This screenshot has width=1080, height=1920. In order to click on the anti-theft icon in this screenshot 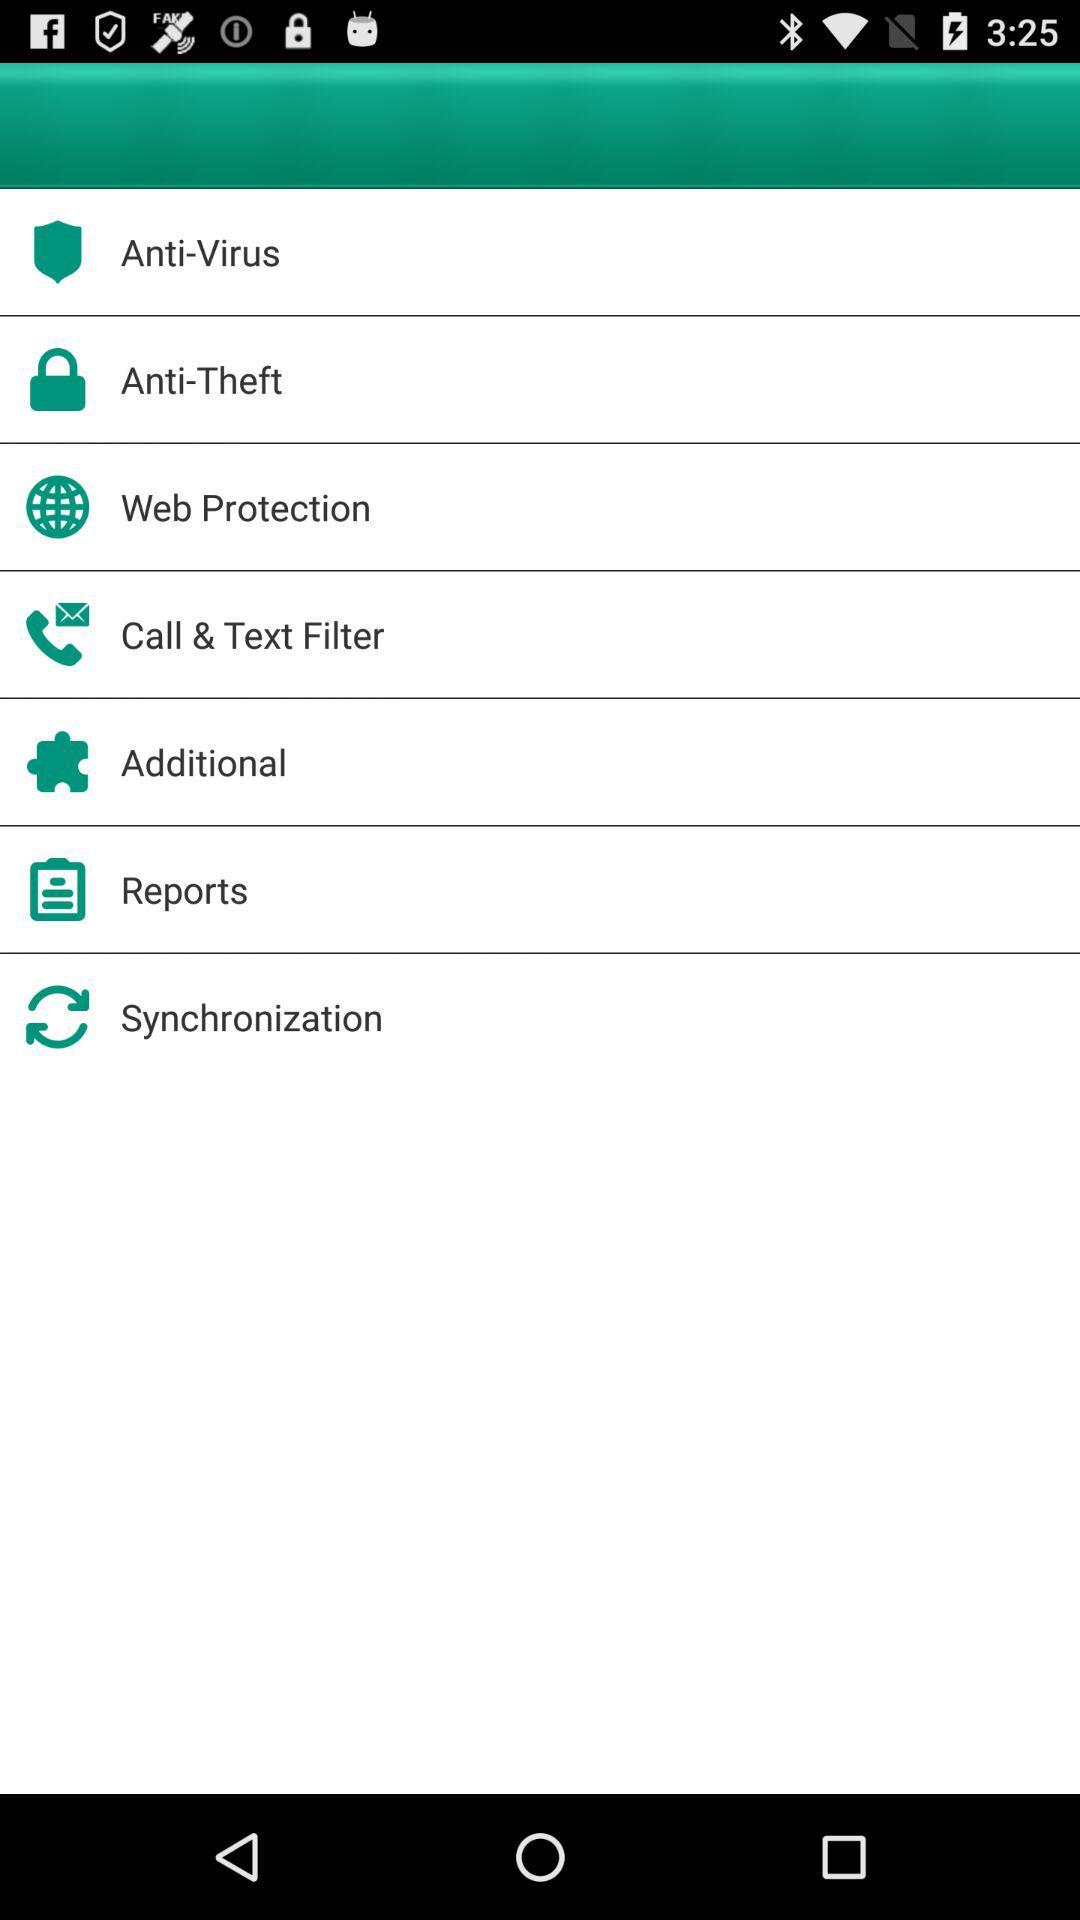, I will do `click(201, 379)`.